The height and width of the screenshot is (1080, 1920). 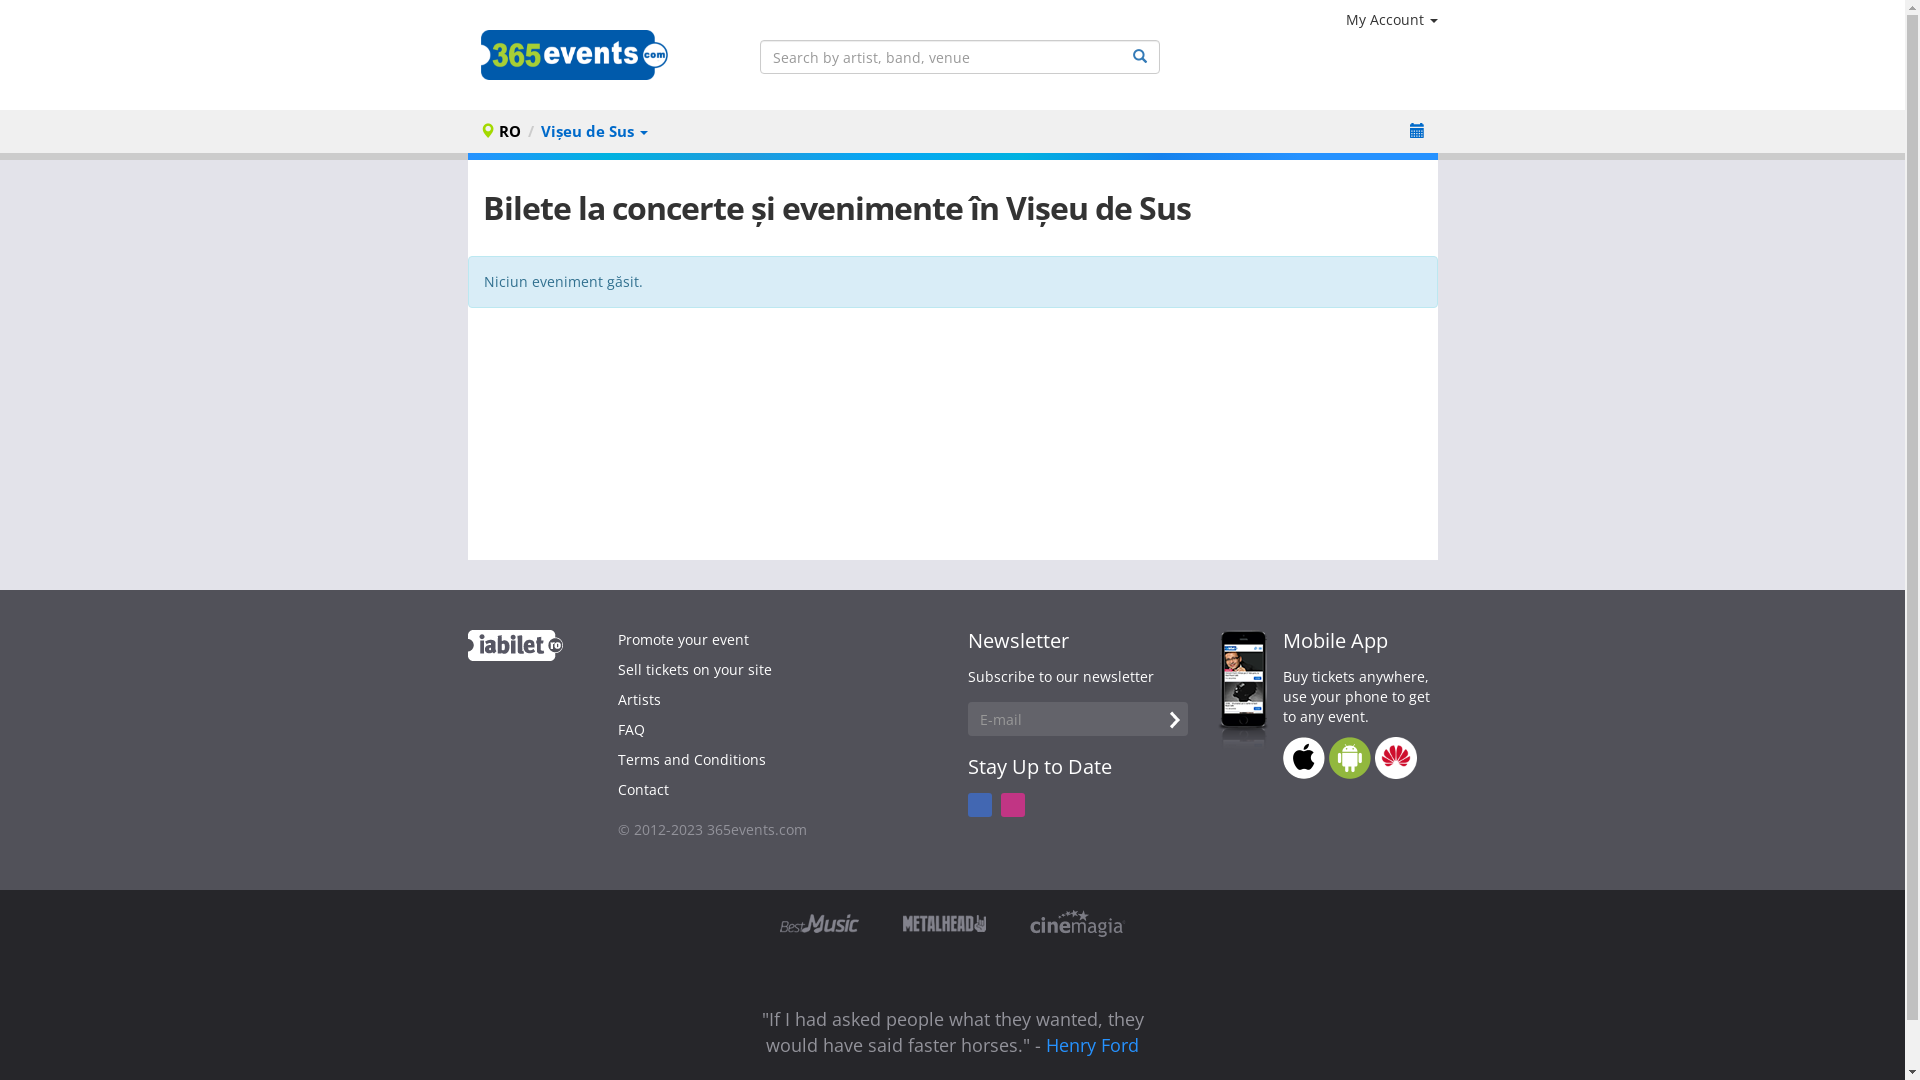 What do you see at coordinates (638, 698) in the screenshot?
I see `'Artists'` at bounding box center [638, 698].